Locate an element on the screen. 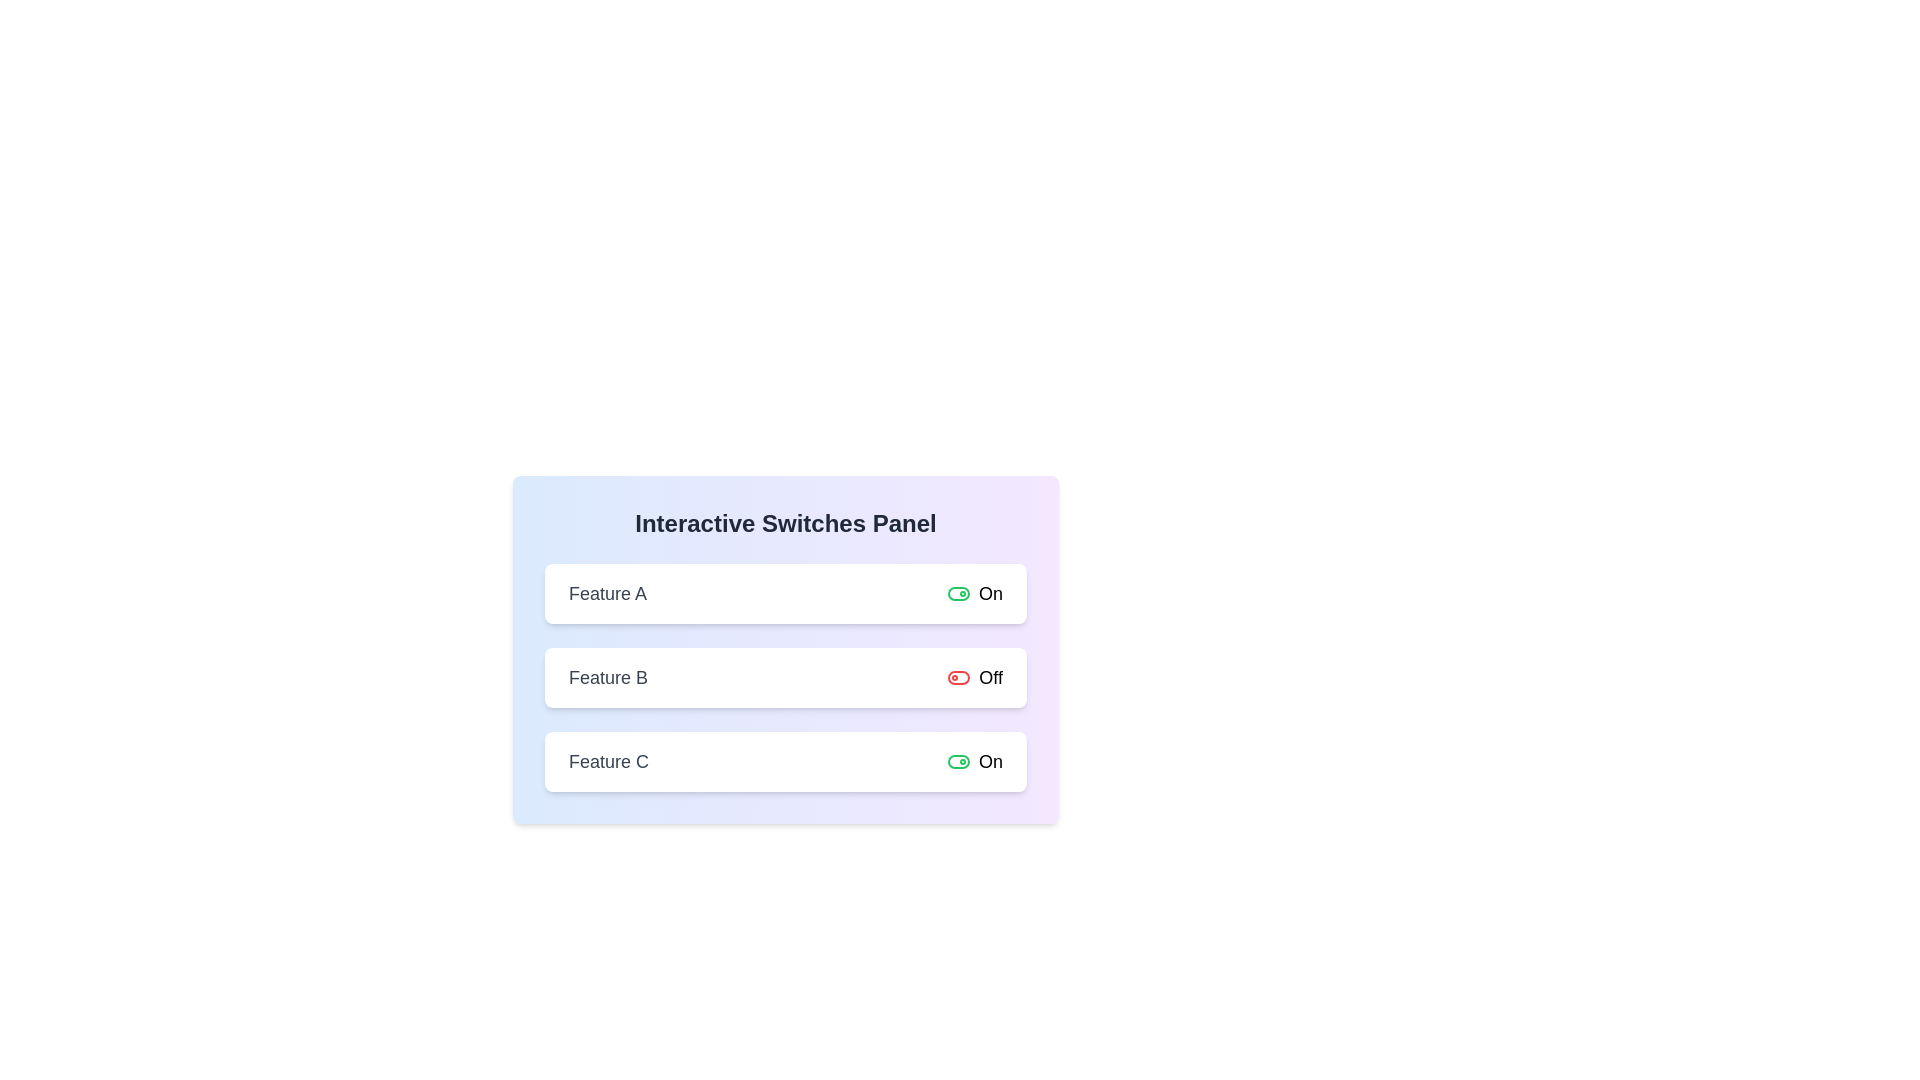 This screenshot has width=1920, height=1080. the title of the panel to interact with it is located at coordinates (785, 523).